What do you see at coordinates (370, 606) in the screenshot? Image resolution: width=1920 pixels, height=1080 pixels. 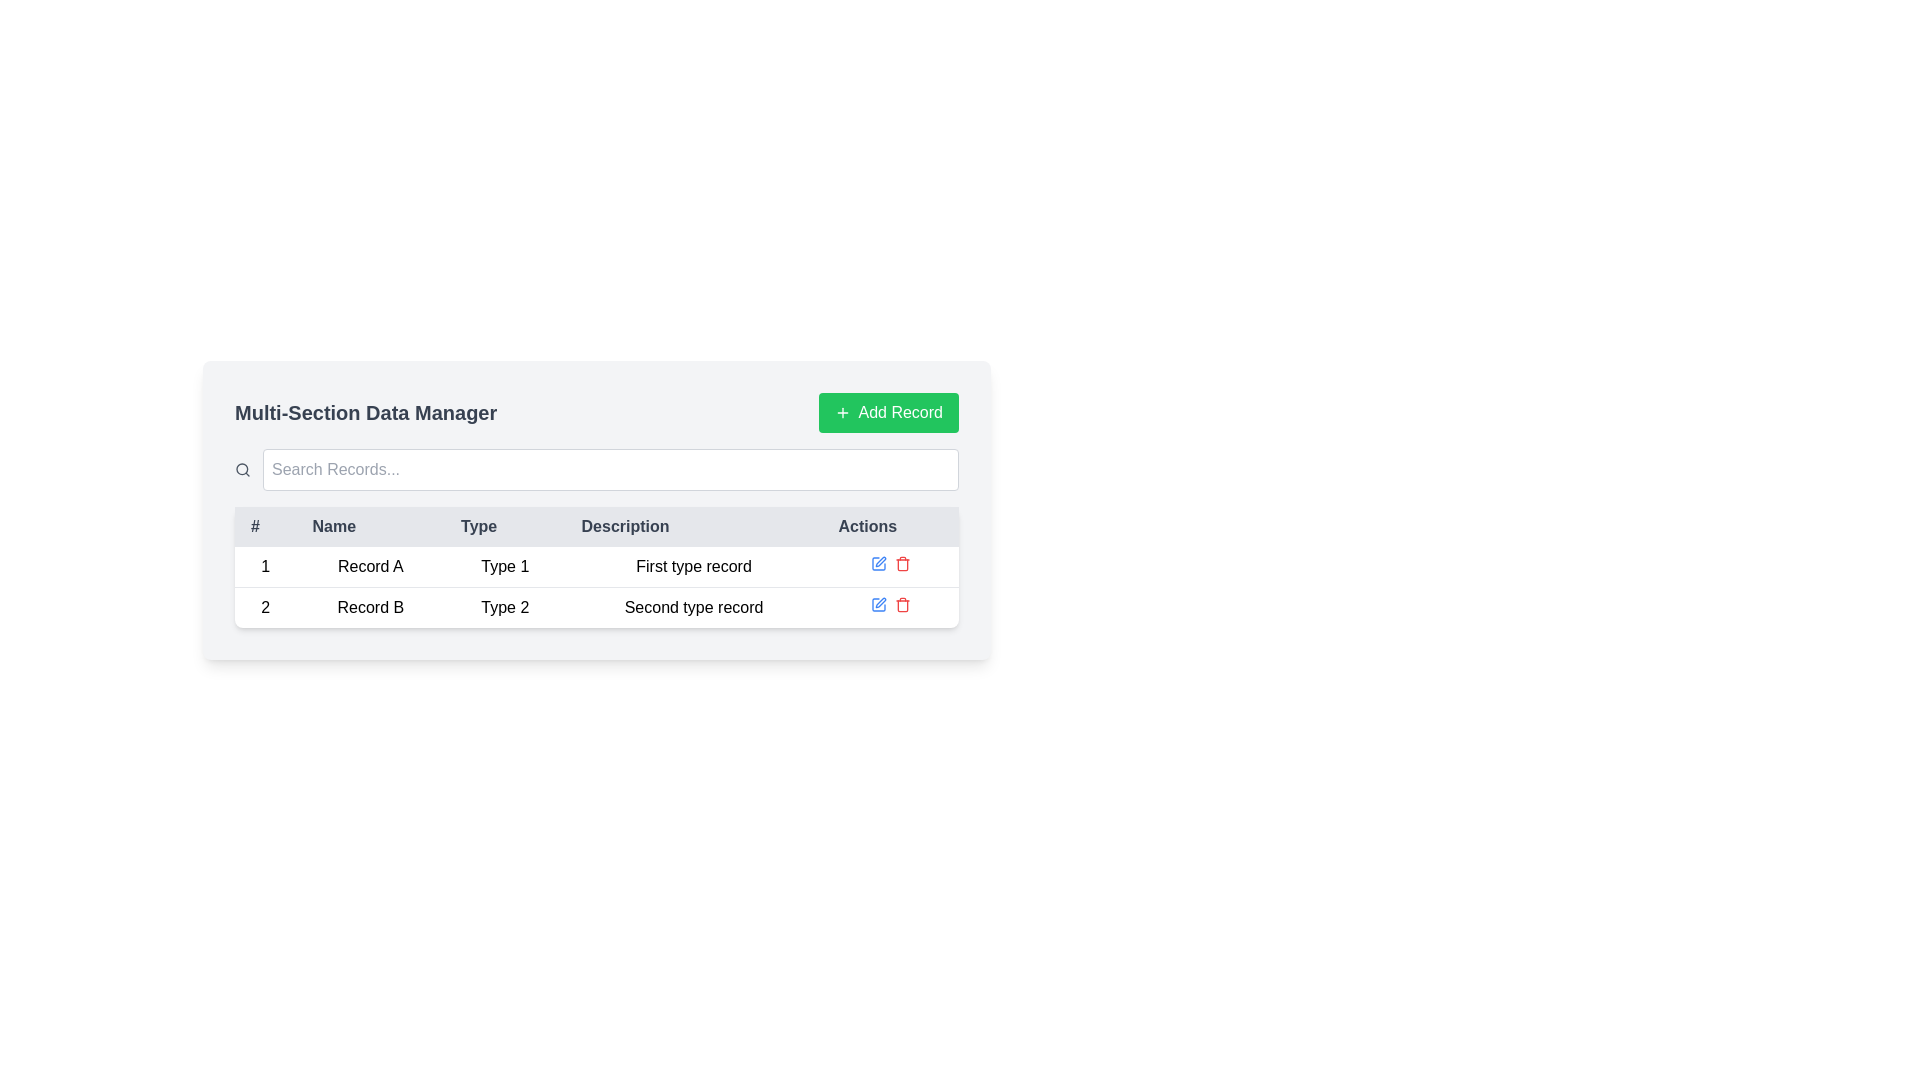 I see `the text label displaying 'Record B' located in the second row of the table, specifically in the 'Name' column` at bounding box center [370, 606].